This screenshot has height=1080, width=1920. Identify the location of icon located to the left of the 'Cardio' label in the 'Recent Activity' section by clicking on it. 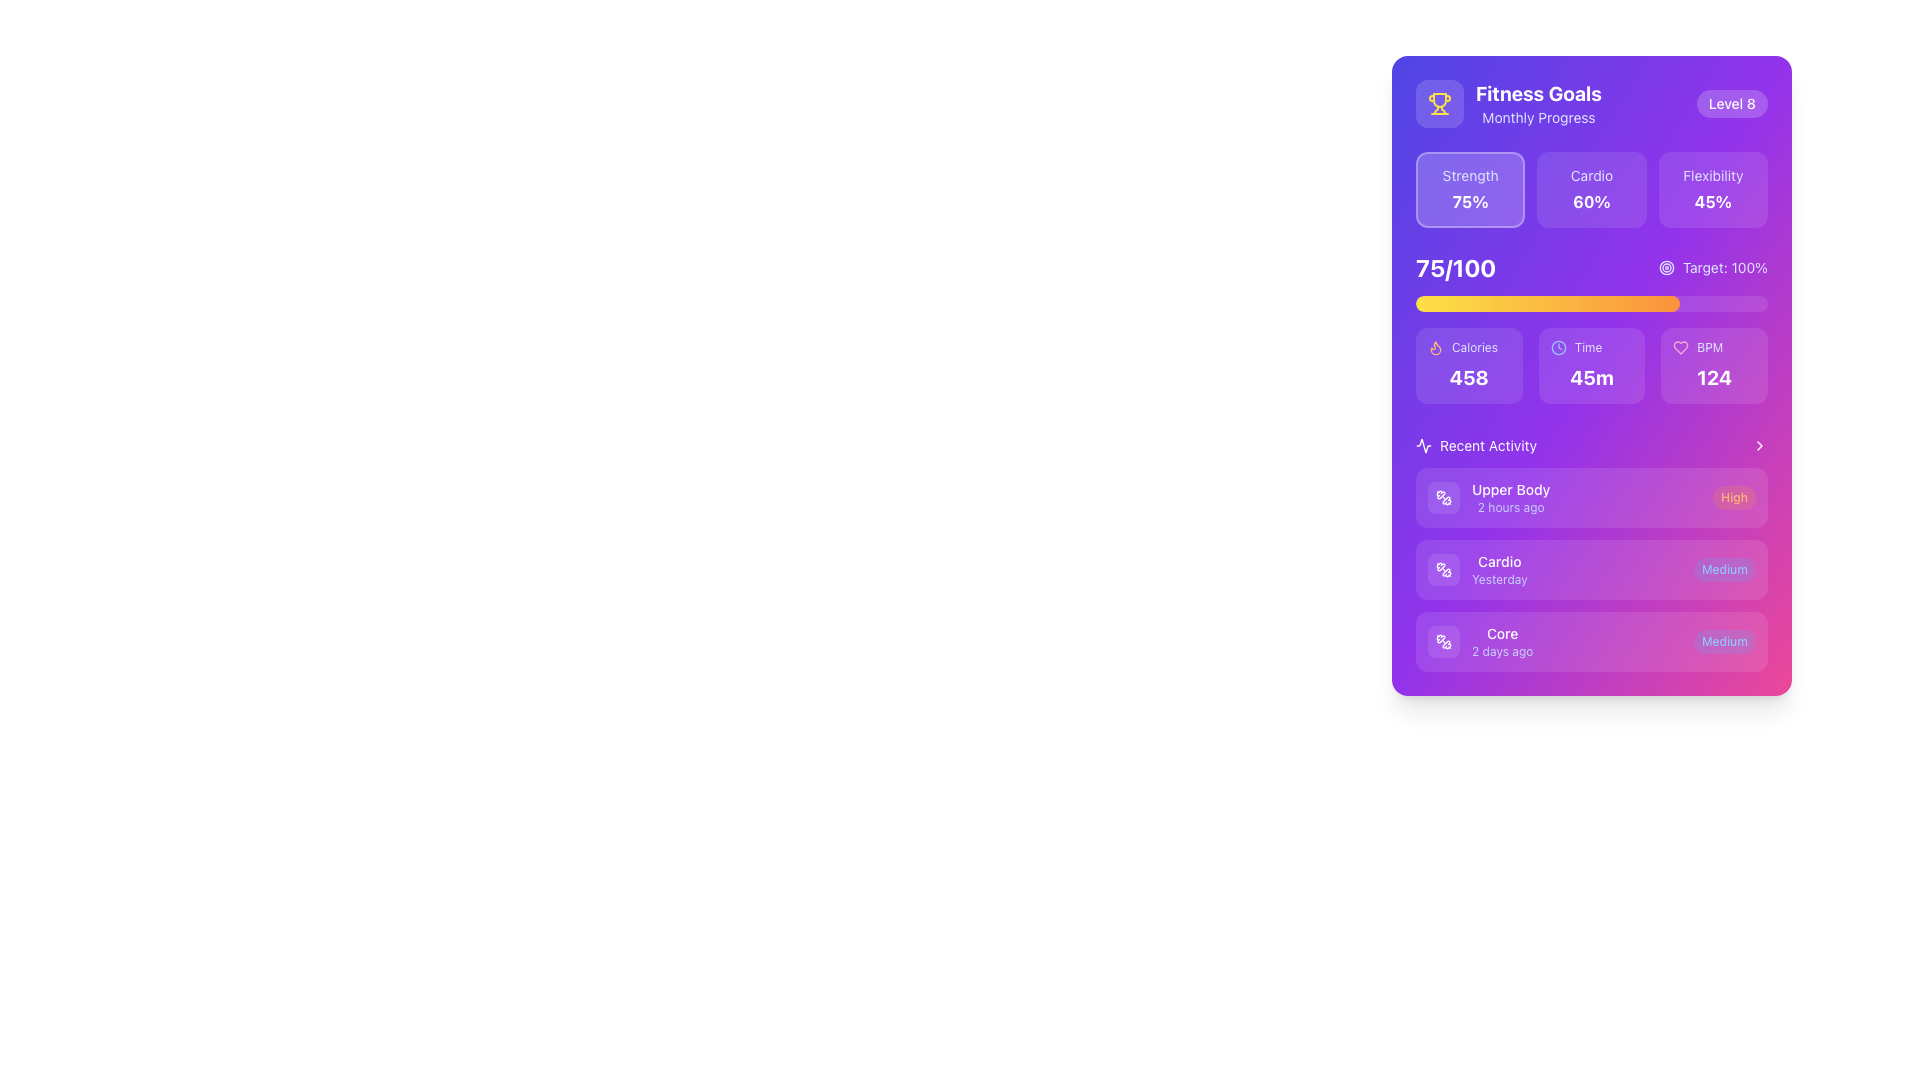
(1444, 570).